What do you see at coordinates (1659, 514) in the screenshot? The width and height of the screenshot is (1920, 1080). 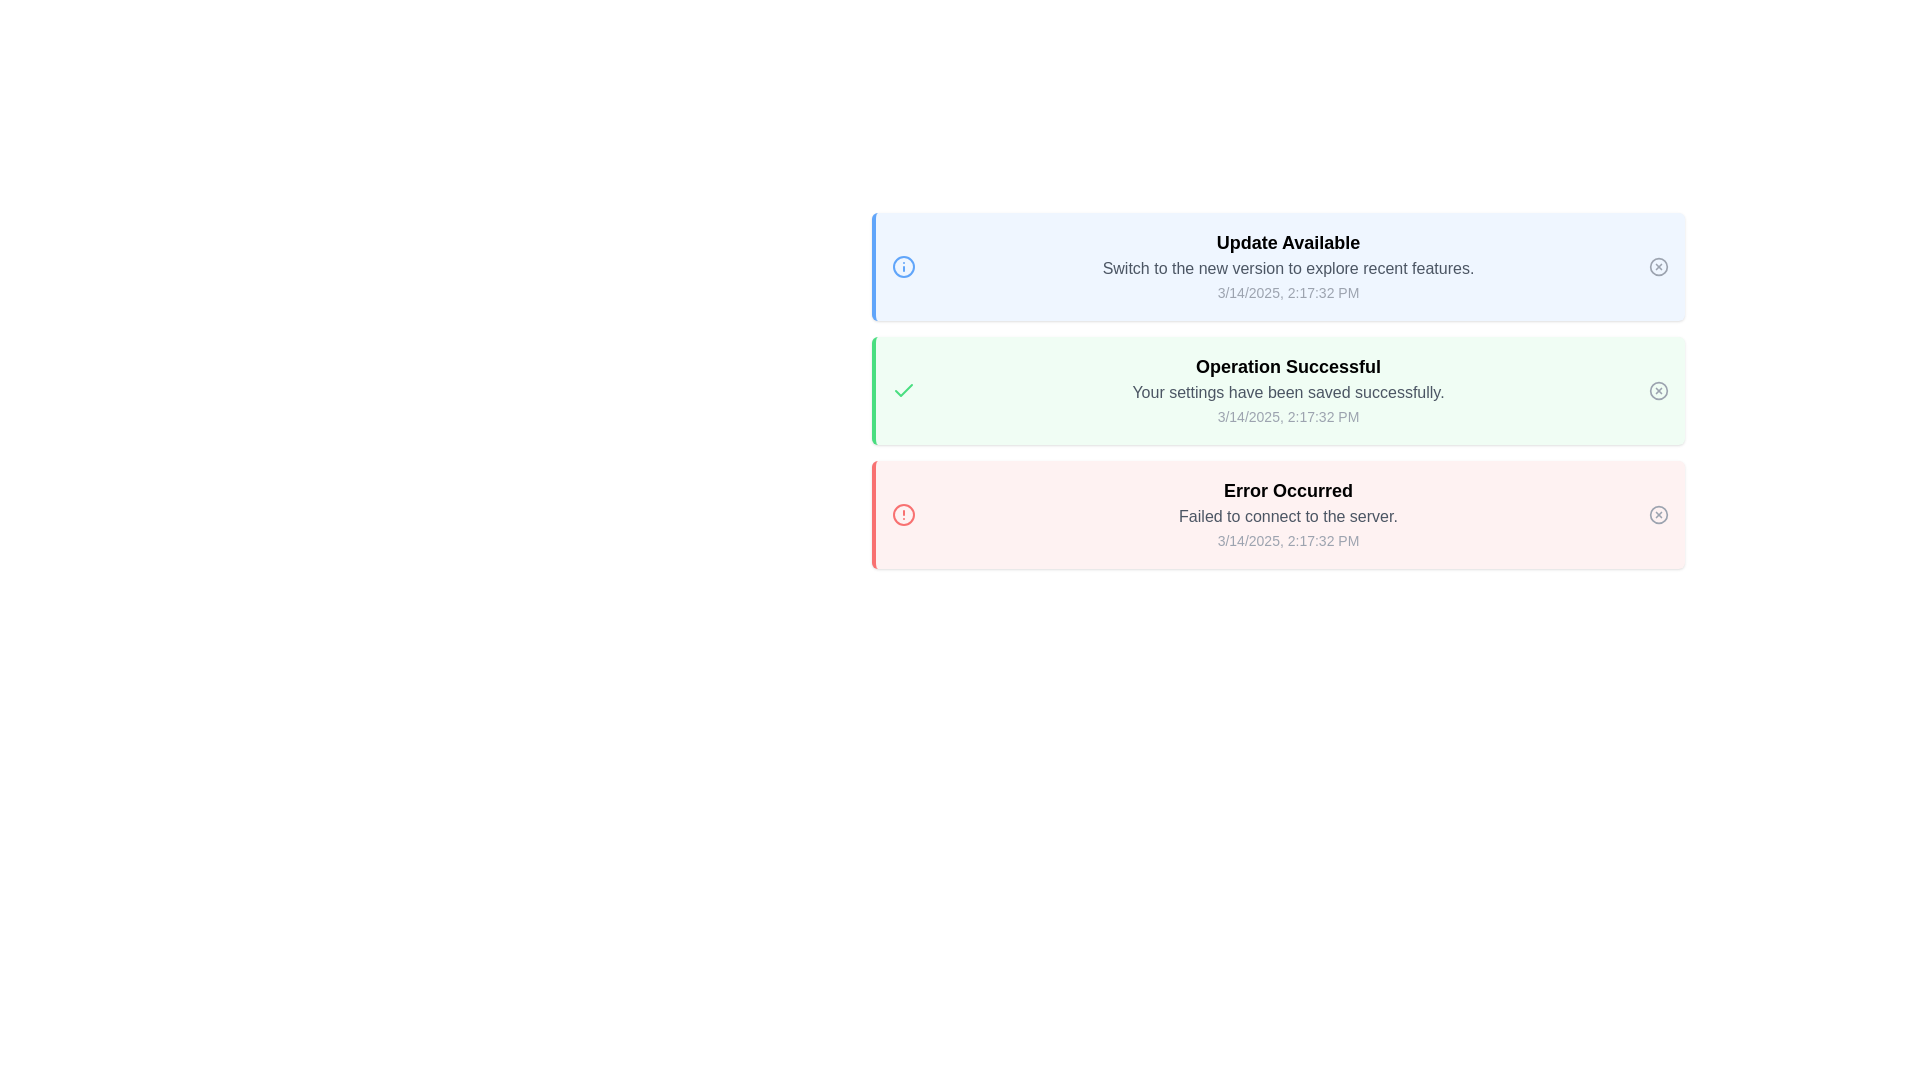 I see `the dismiss button located at the bottom-right of the 'Error Occurred' message card, which has a red border` at bounding box center [1659, 514].